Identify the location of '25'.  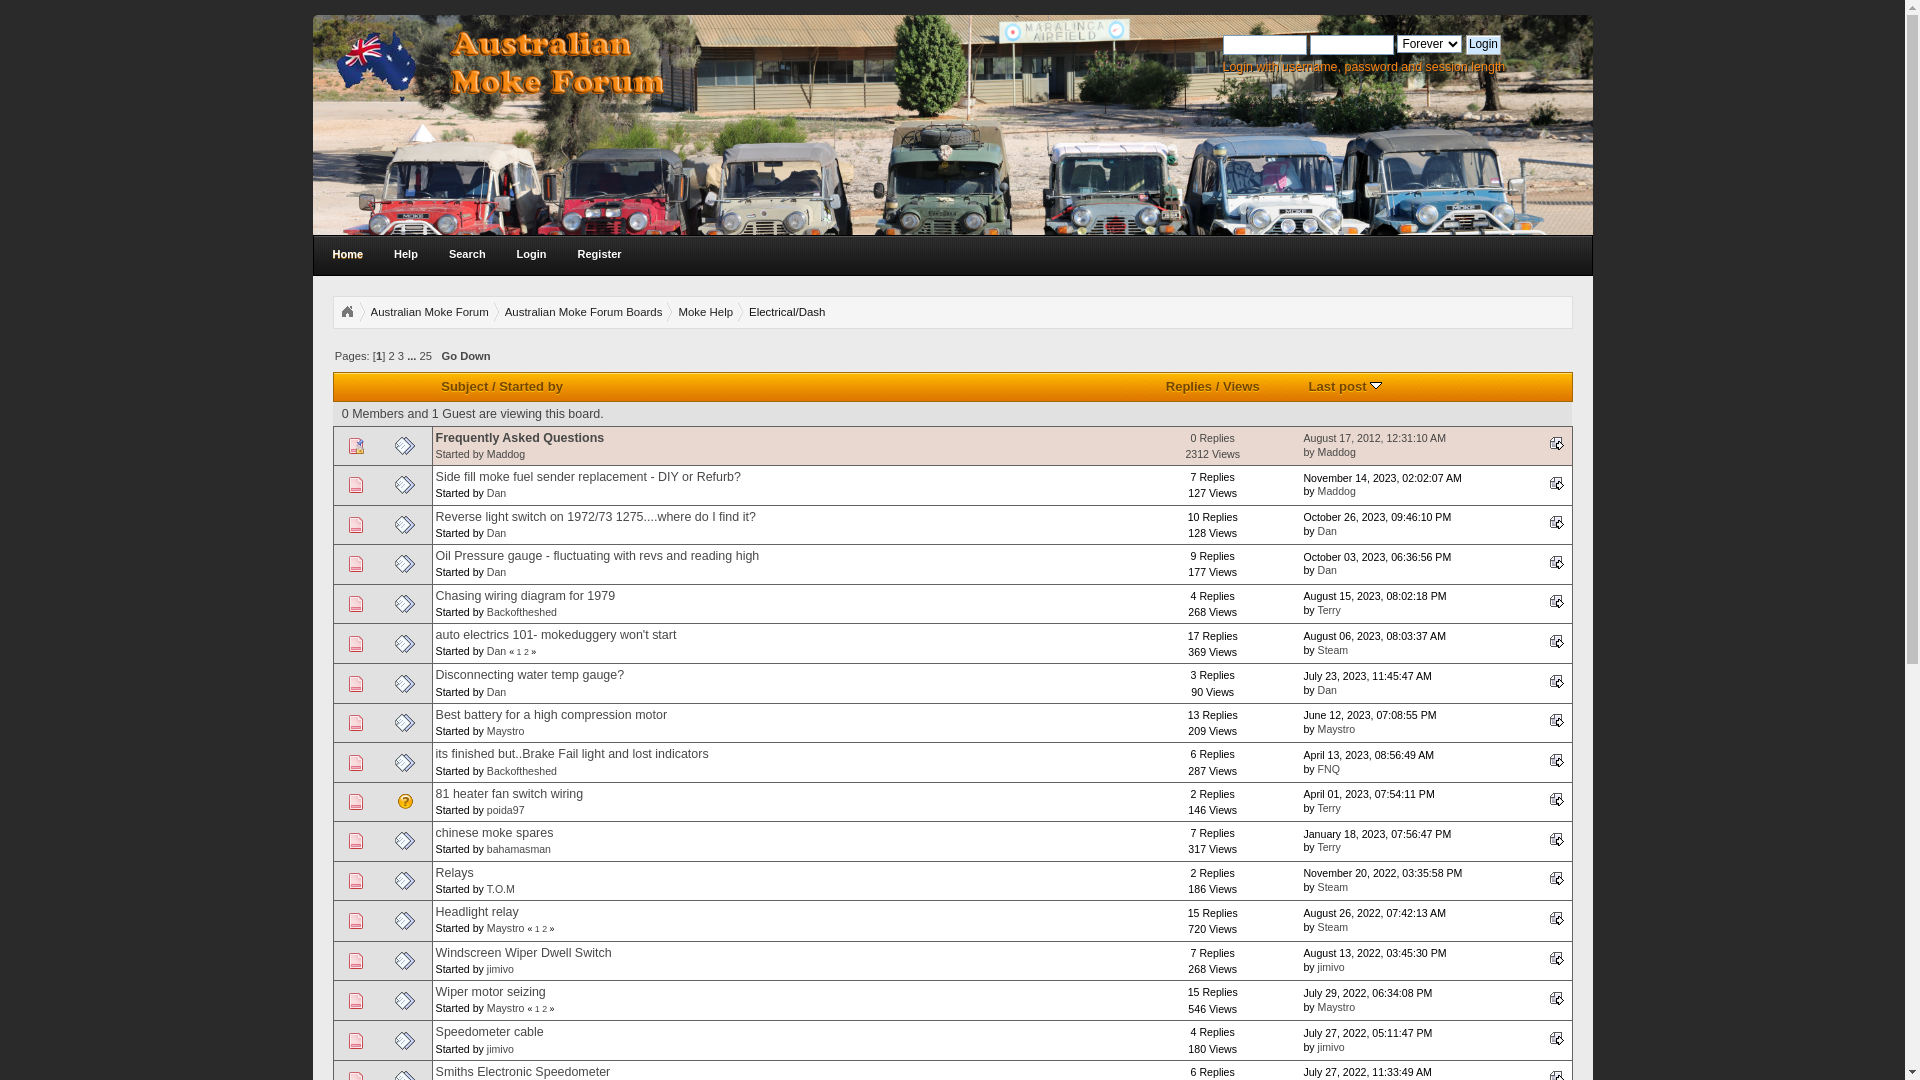
(425, 354).